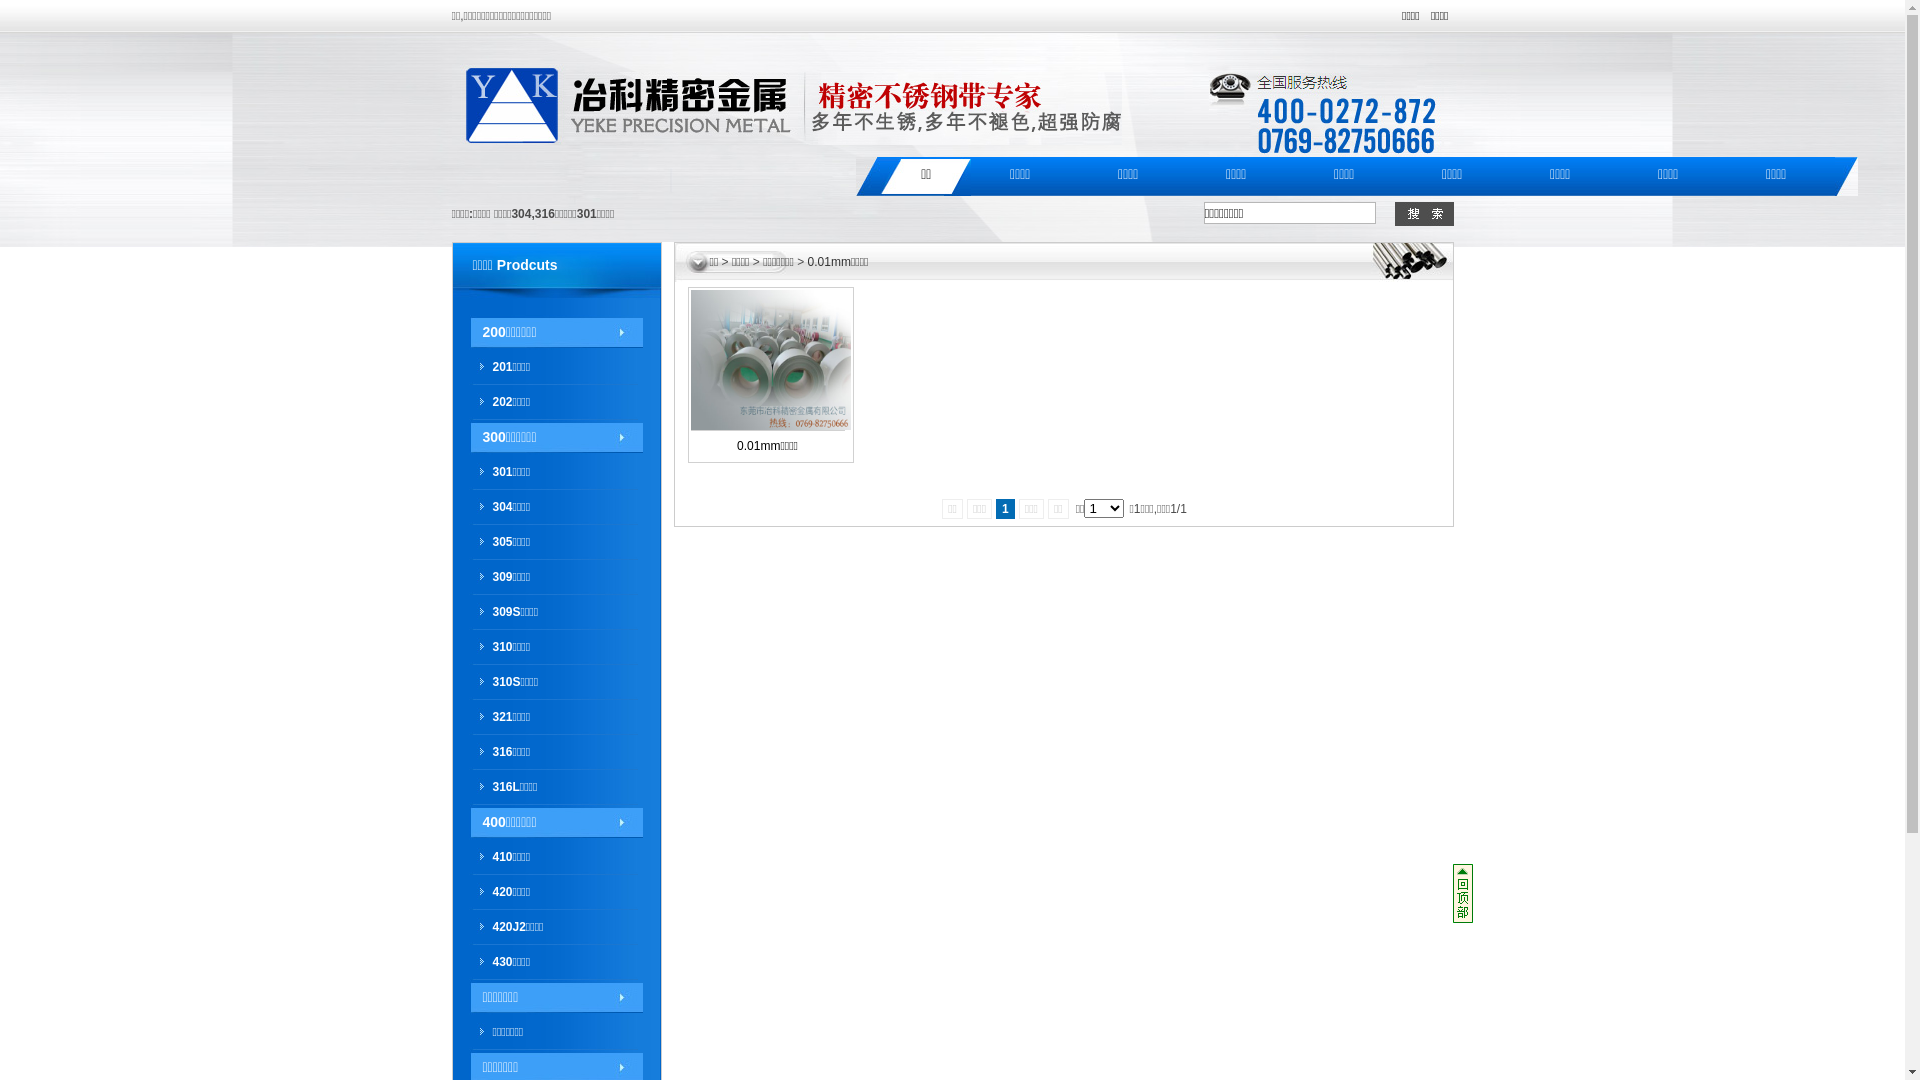 The width and height of the screenshot is (1920, 1080). I want to click on '1', so click(1005, 508).